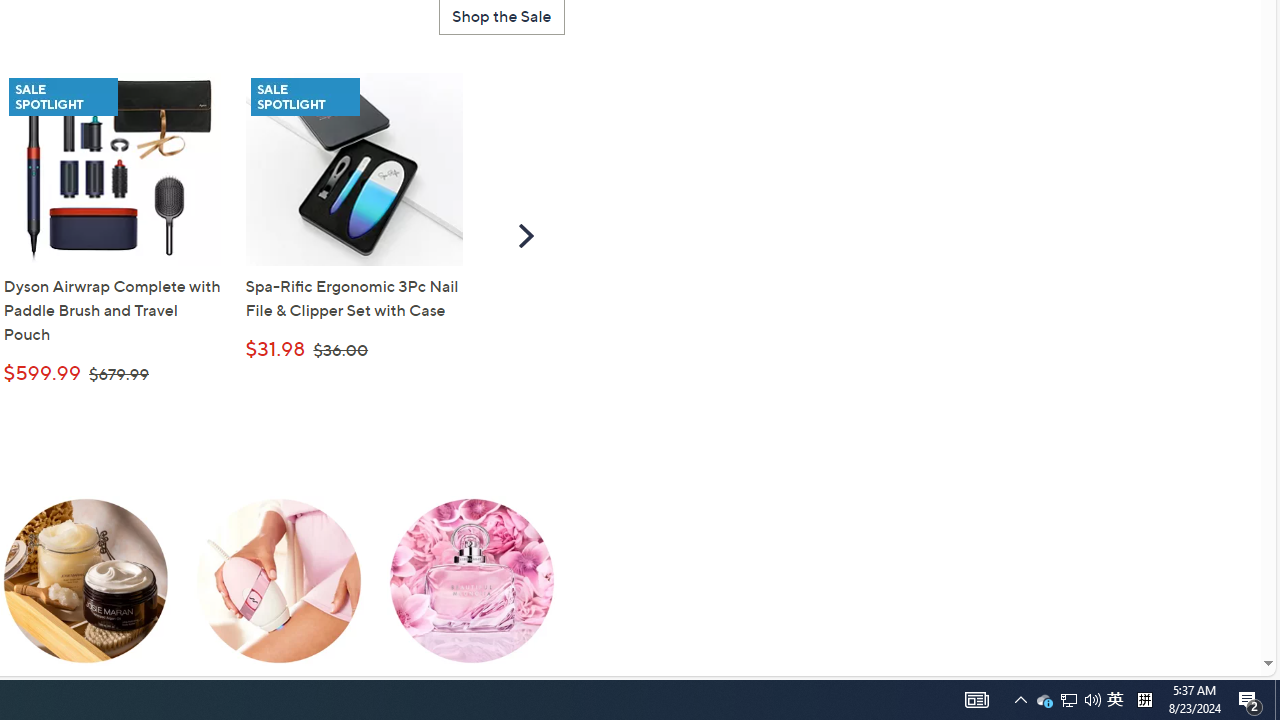 This screenshot has width=1280, height=720. Describe the element at coordinates (85, 595) in the screenshot. I see `'Bath & Body'` at that location.